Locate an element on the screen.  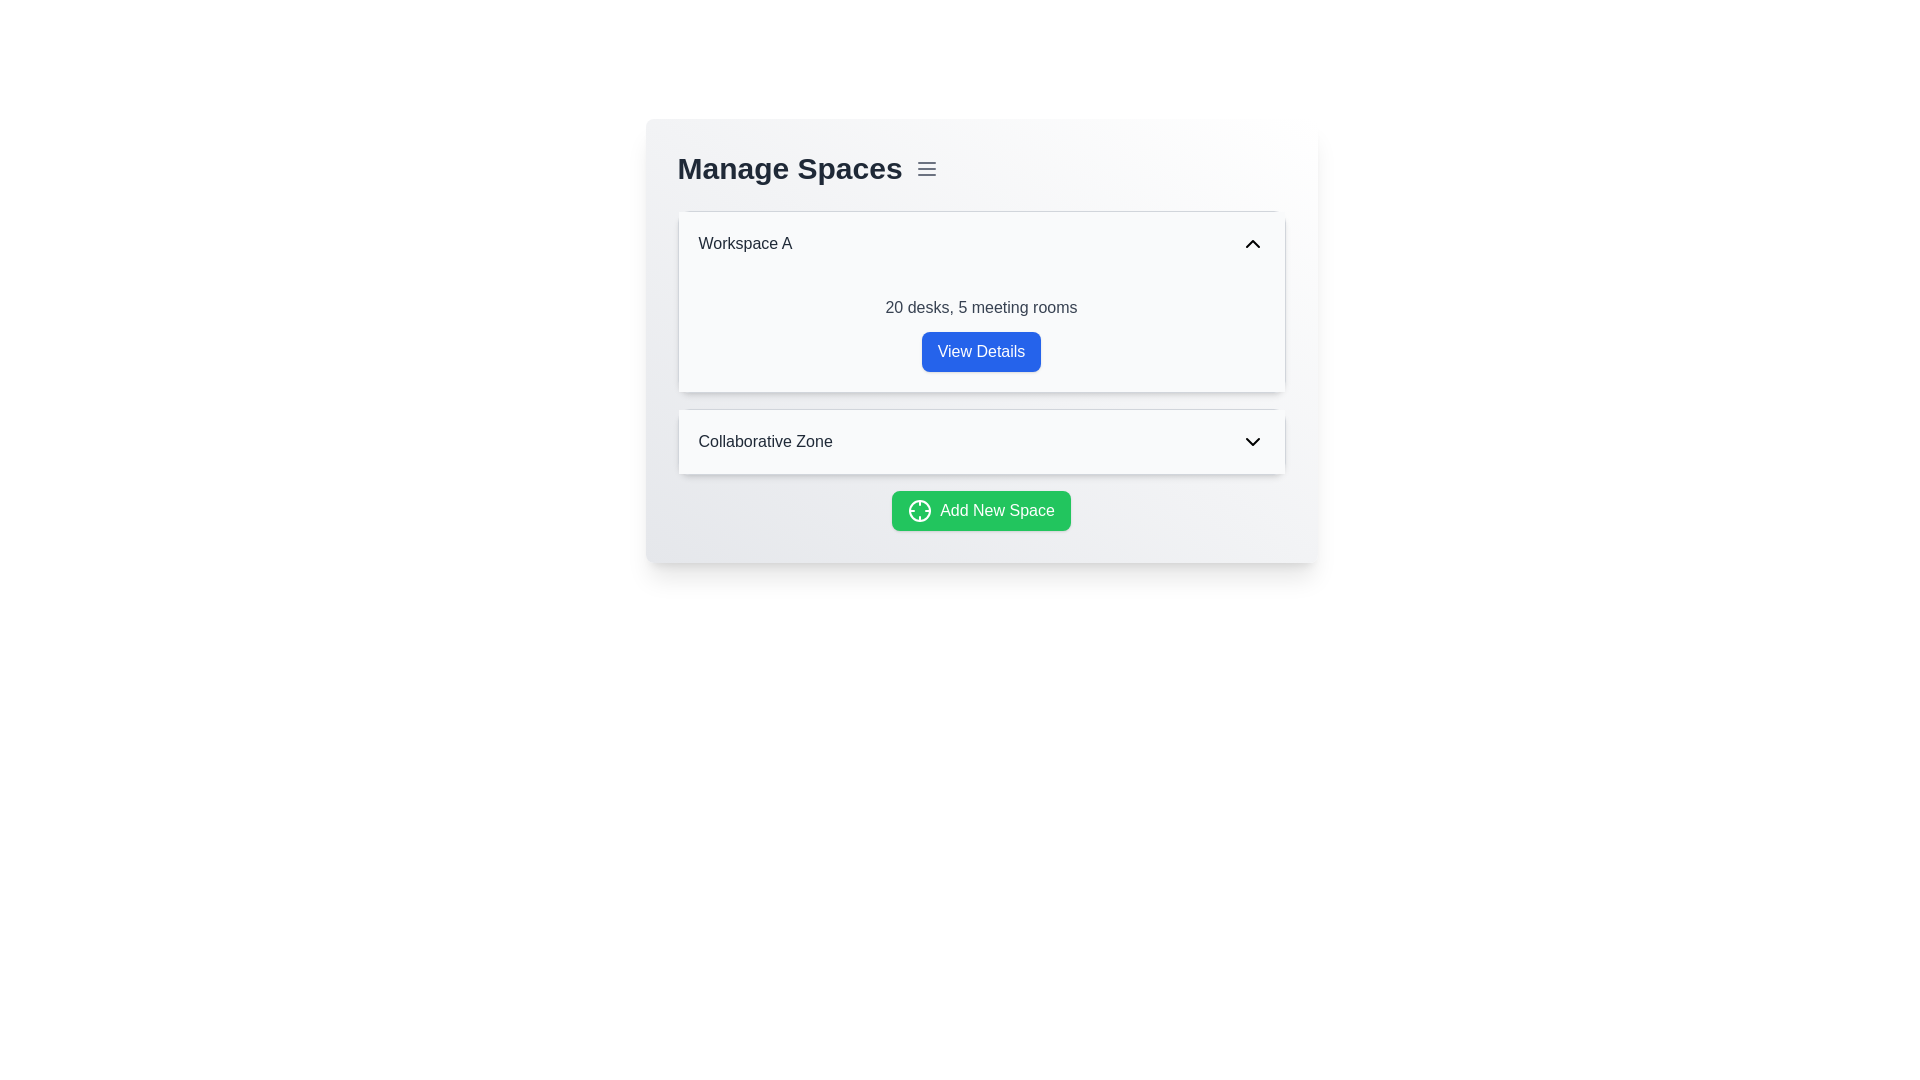
the downward-facing chevron icon on the right side of the 'Collaborative Zone' button is located at coordinates (1251, 441).